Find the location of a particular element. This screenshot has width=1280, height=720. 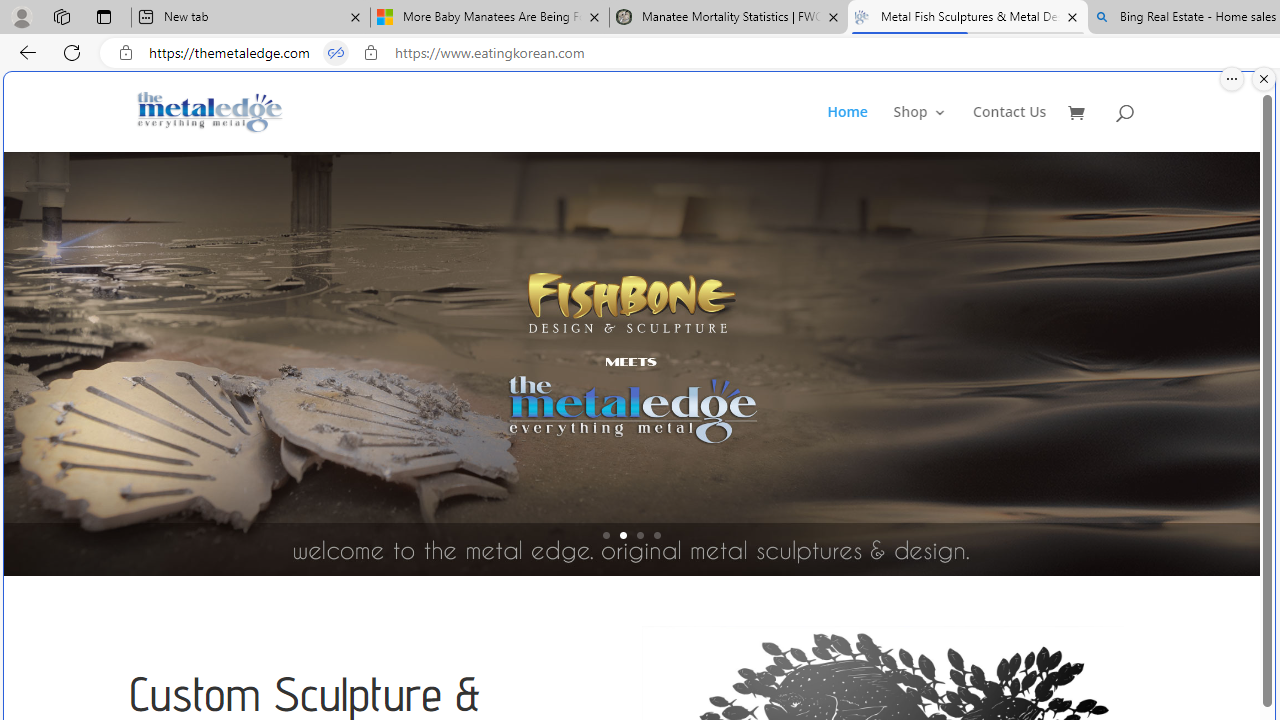

'Tabs in split screen' is located at coordinates (336, 52).